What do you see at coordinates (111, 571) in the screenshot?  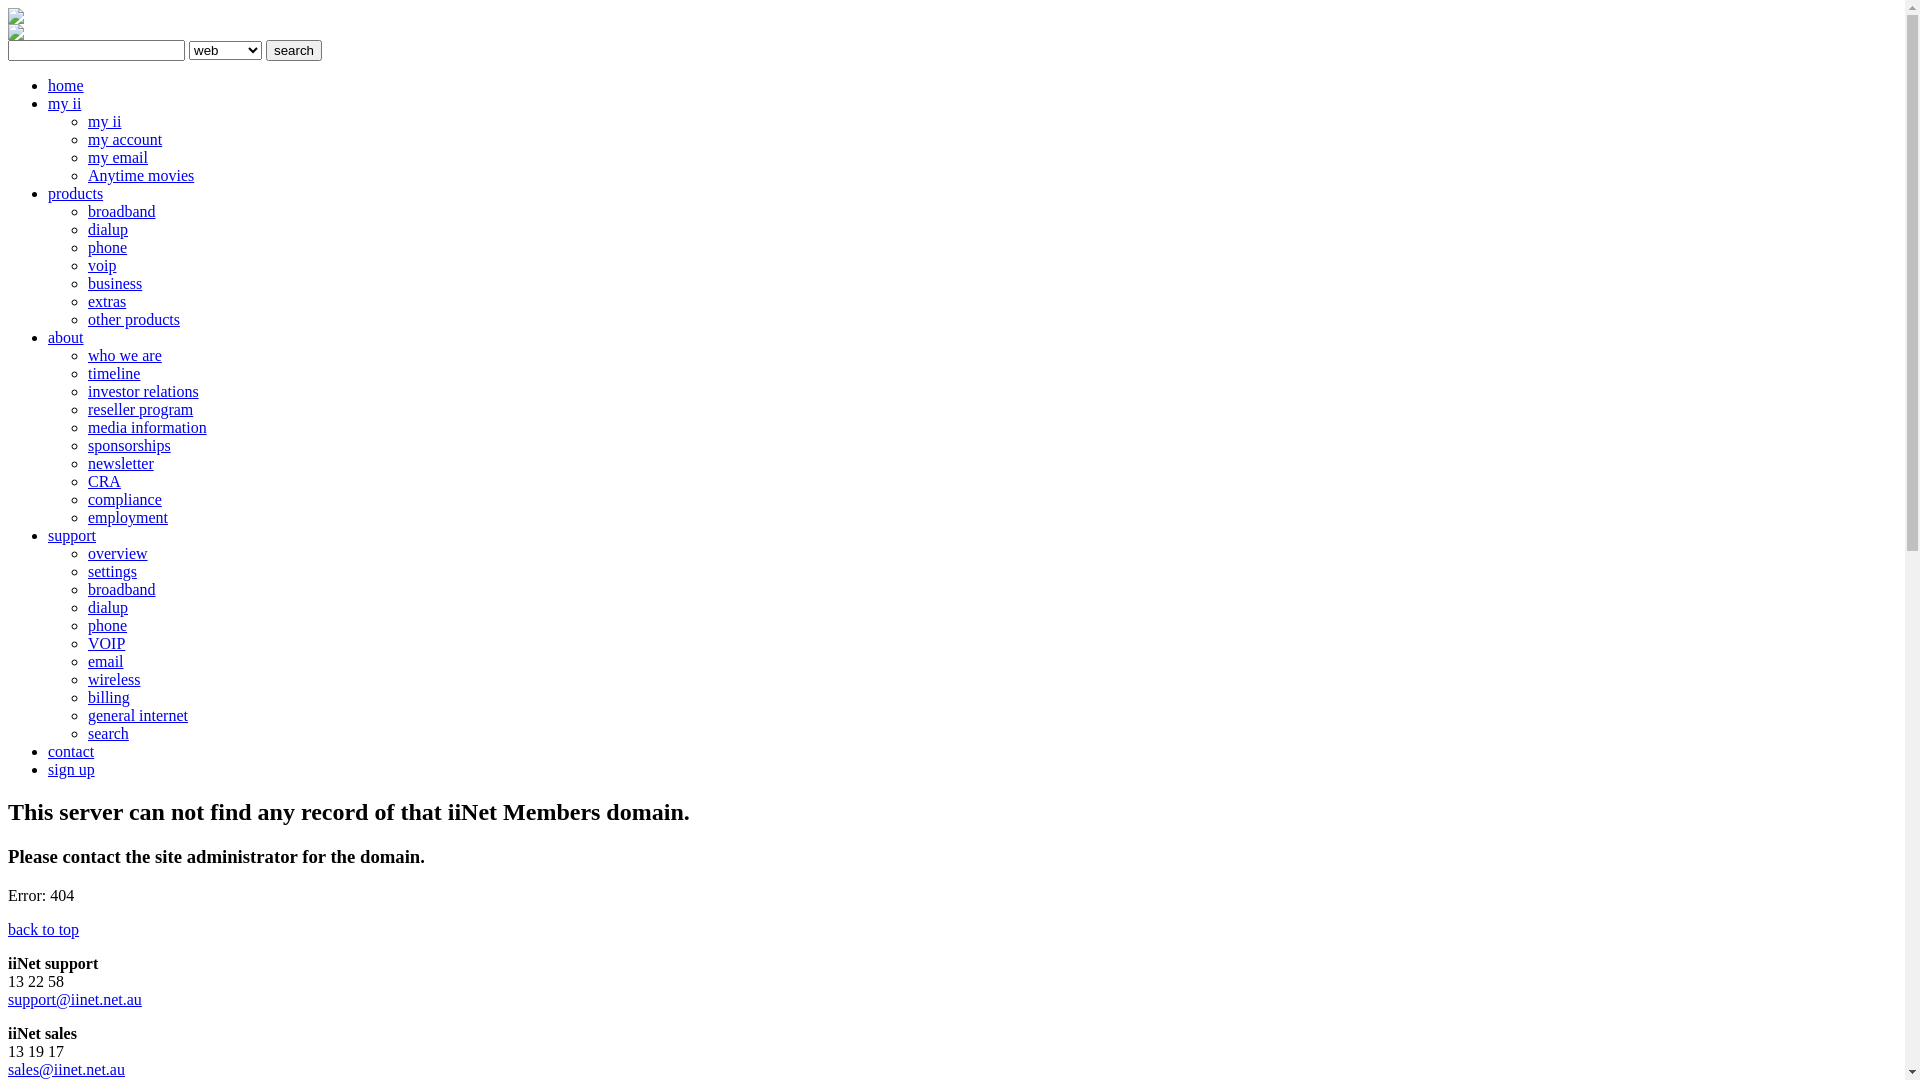 I see `'settings'` at bounding box center [111, 571].